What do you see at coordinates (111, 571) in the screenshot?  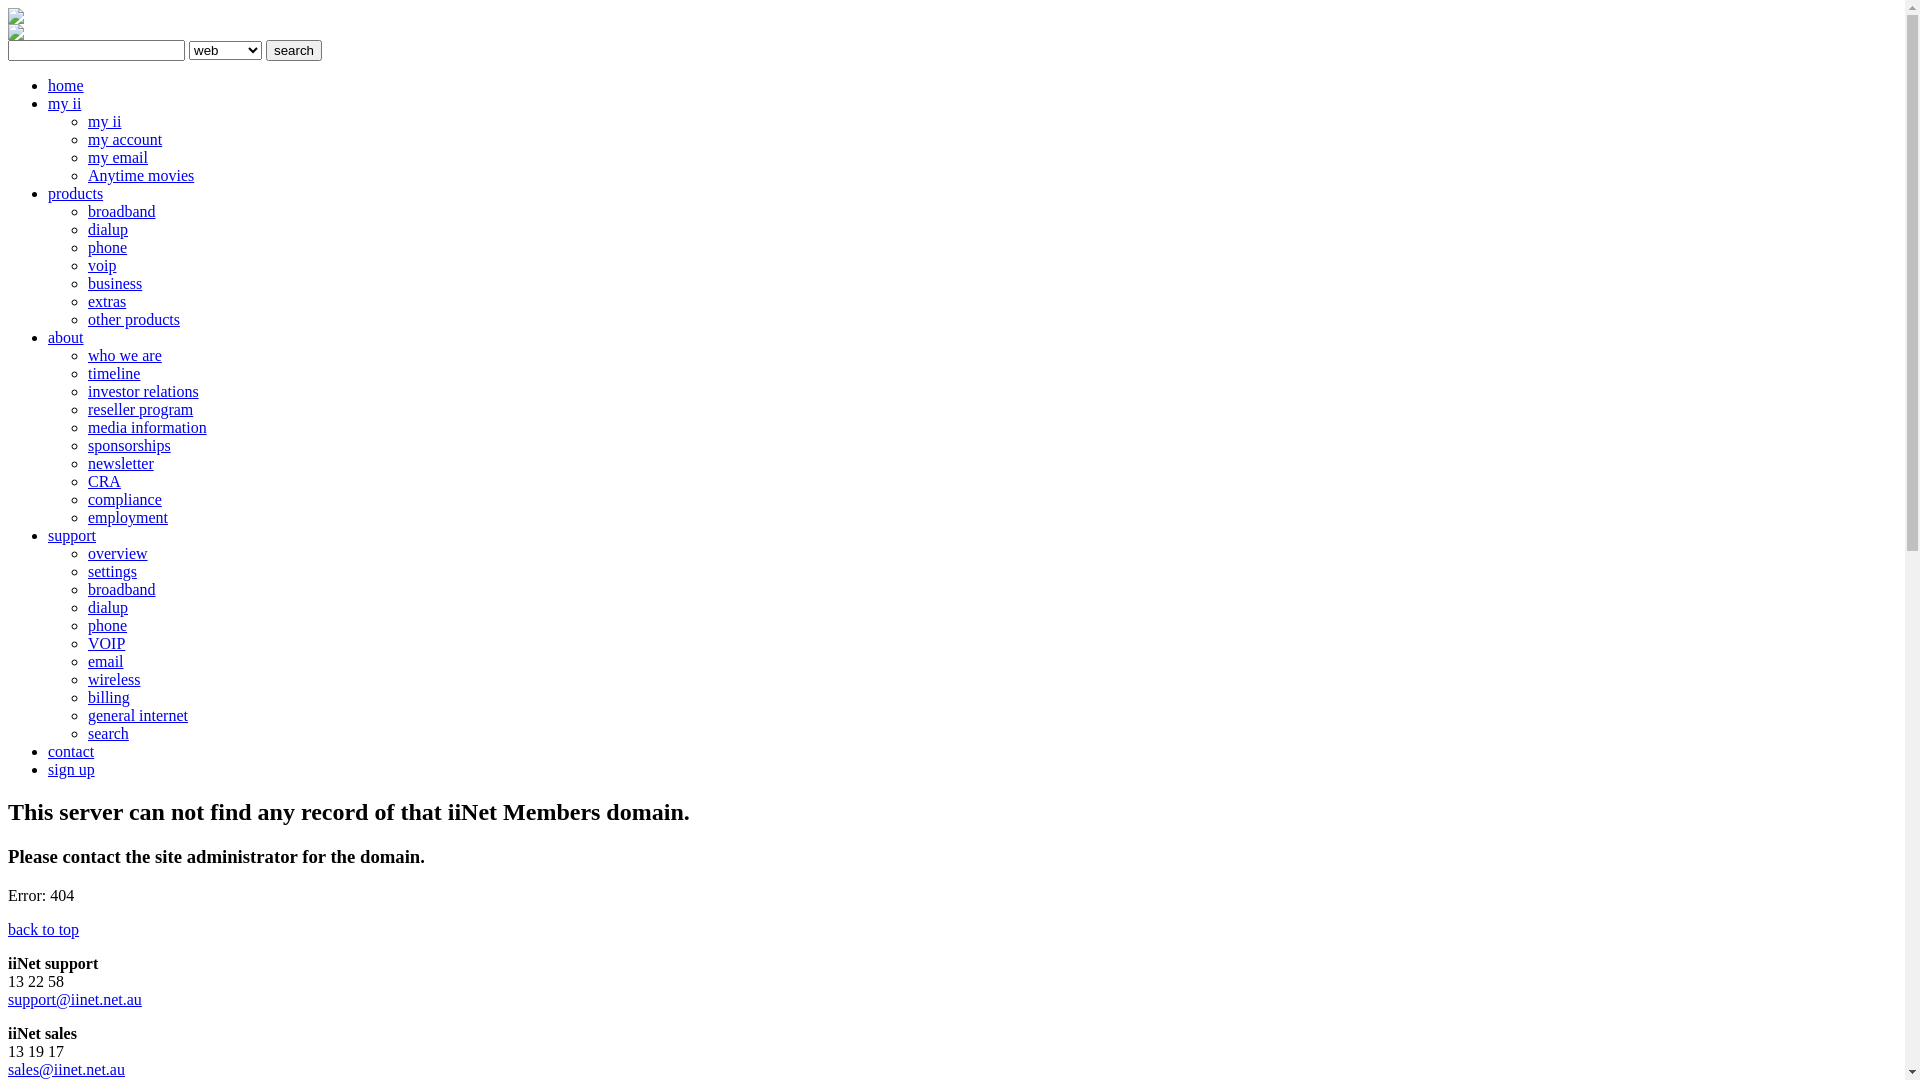 I see `'settings'` at bounding box center [111, 571].